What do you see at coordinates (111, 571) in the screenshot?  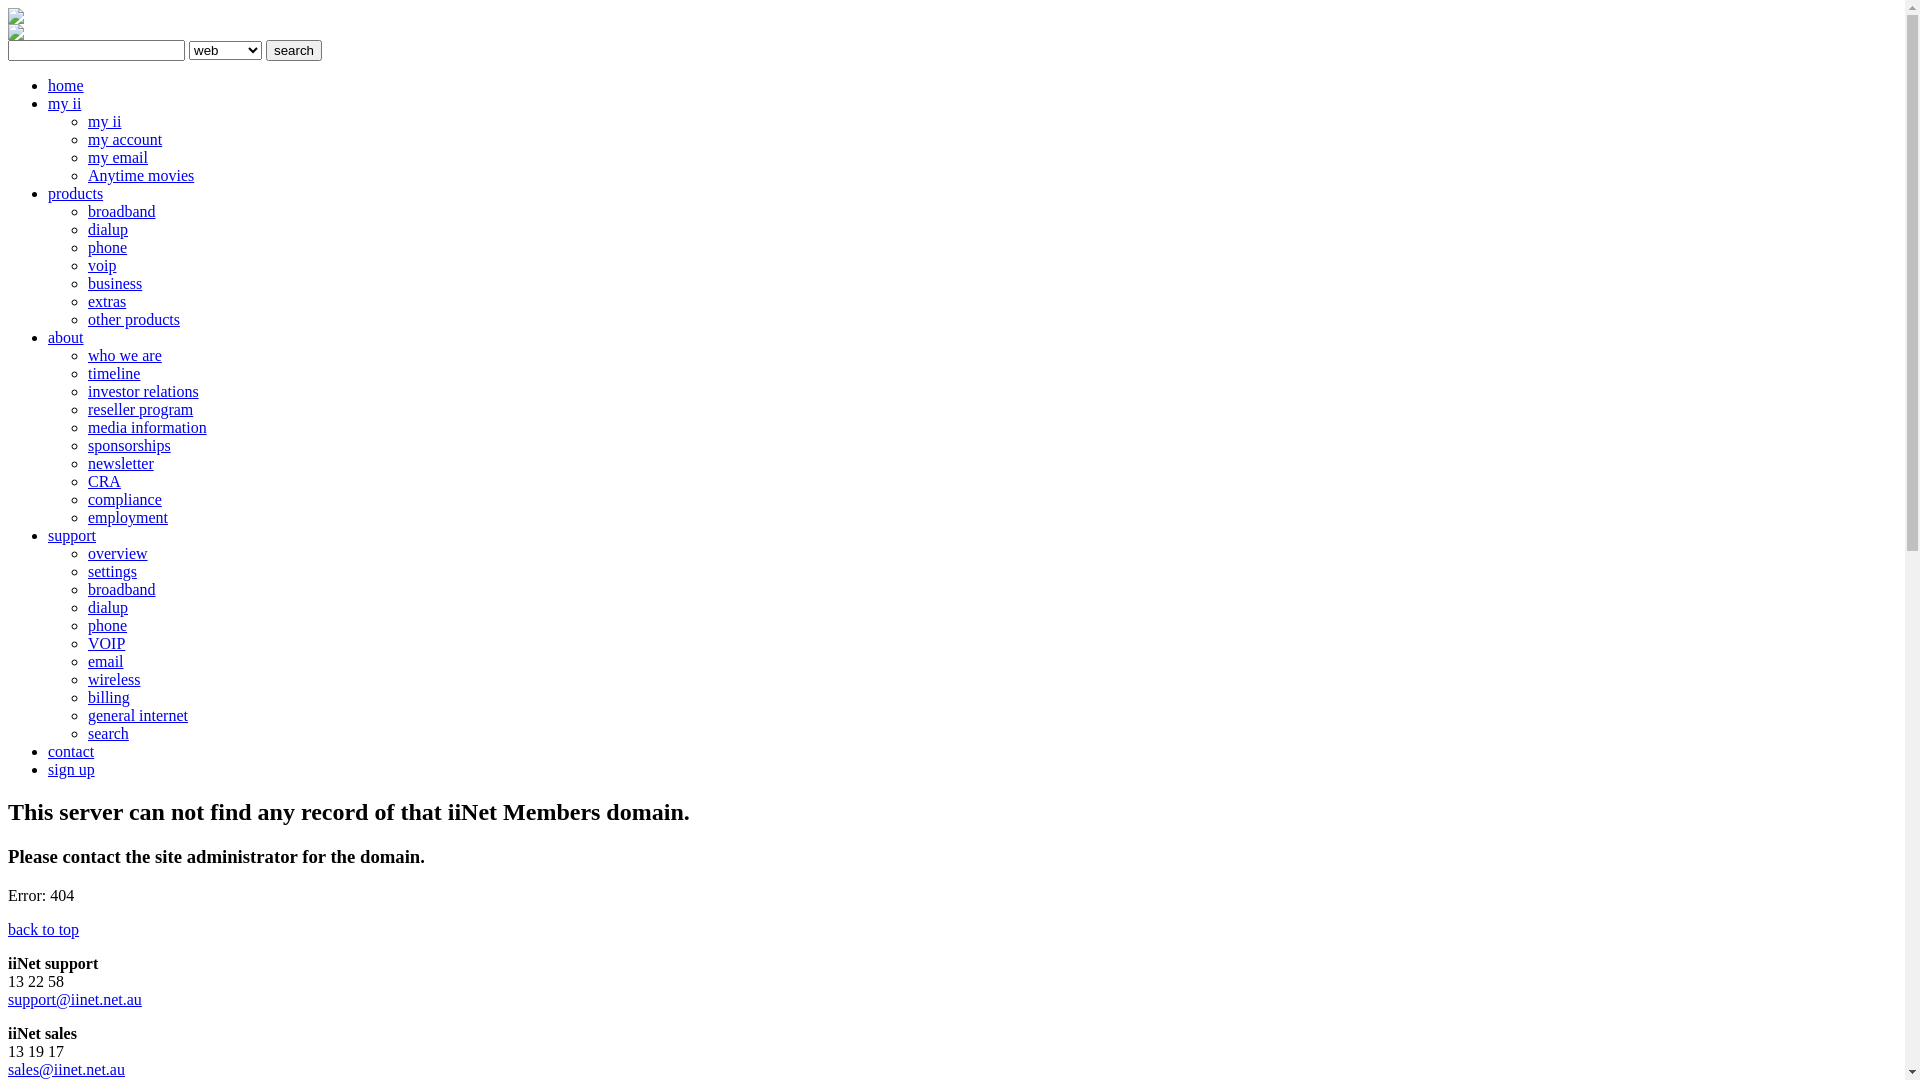 I see `'settings'` at bounding box center [111, 571].